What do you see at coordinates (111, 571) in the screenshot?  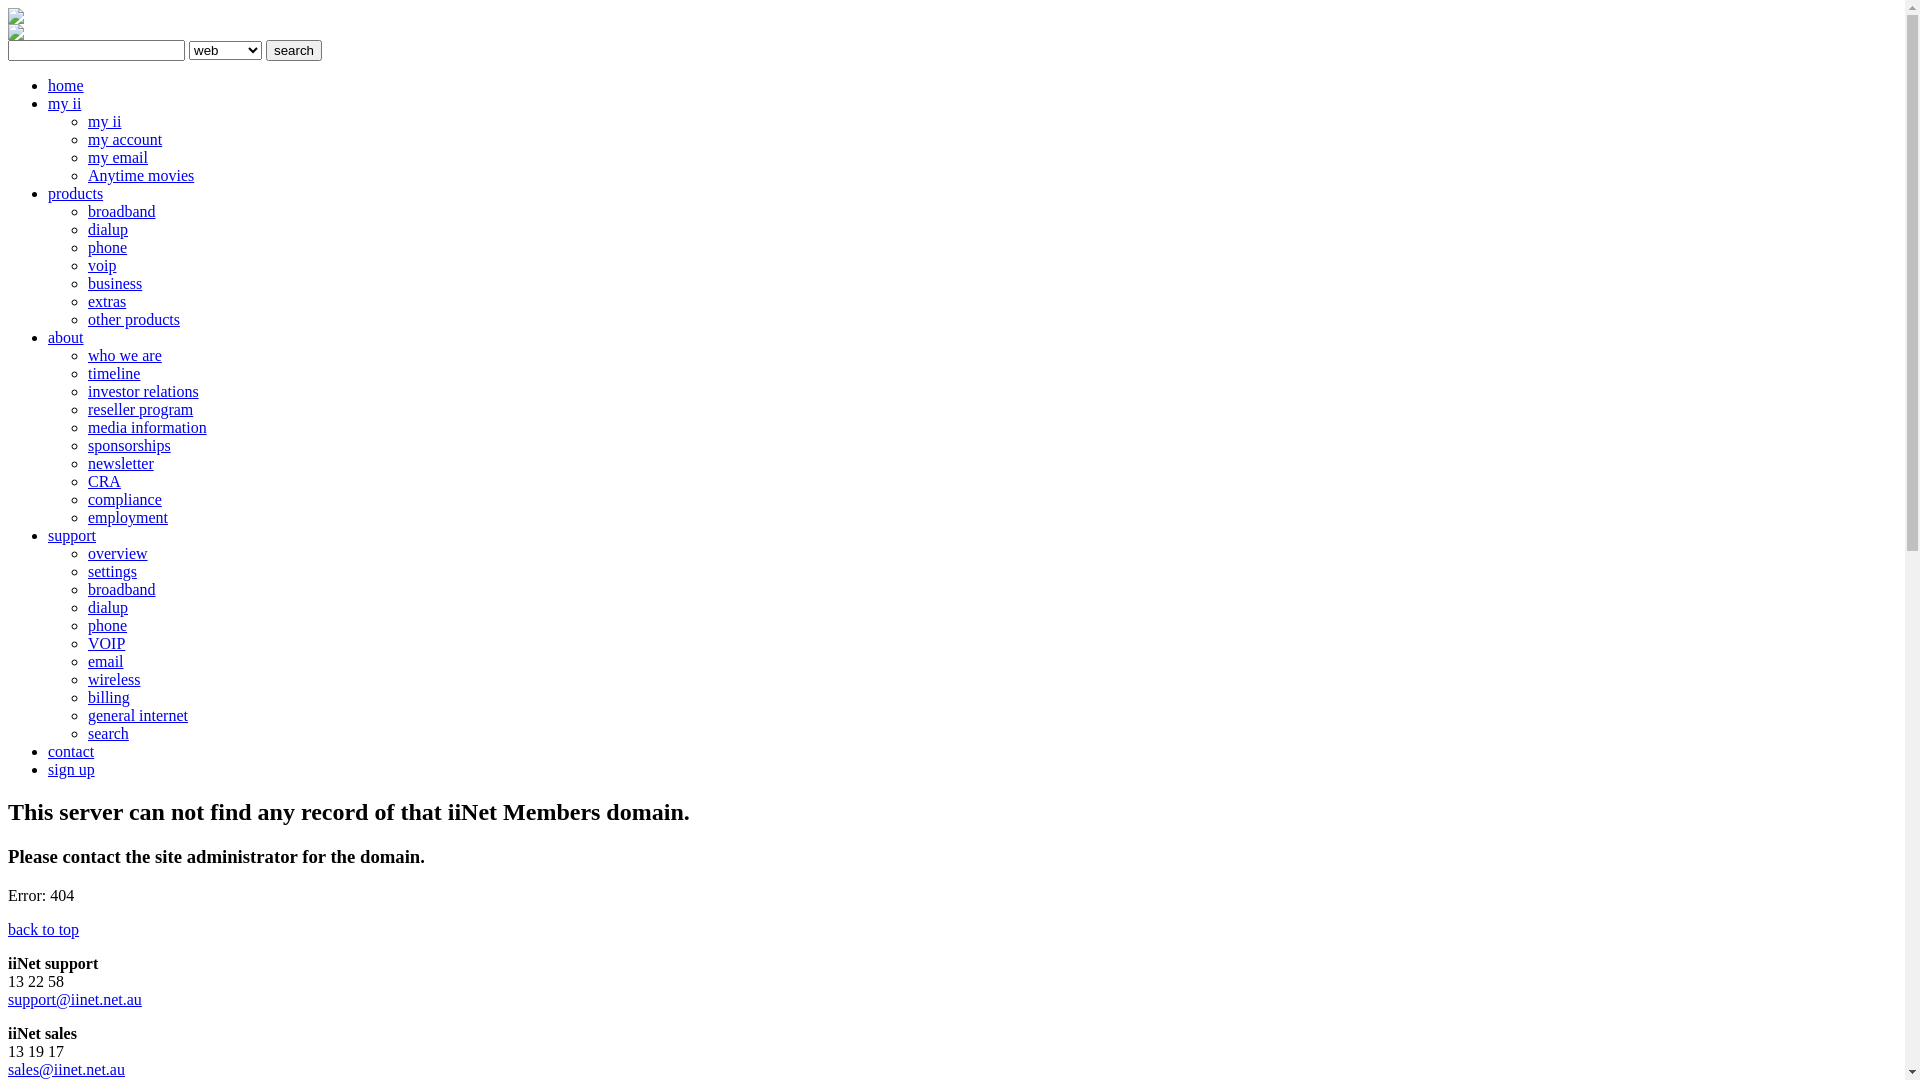 I see `'settings'` at bounding box center [111, 571].